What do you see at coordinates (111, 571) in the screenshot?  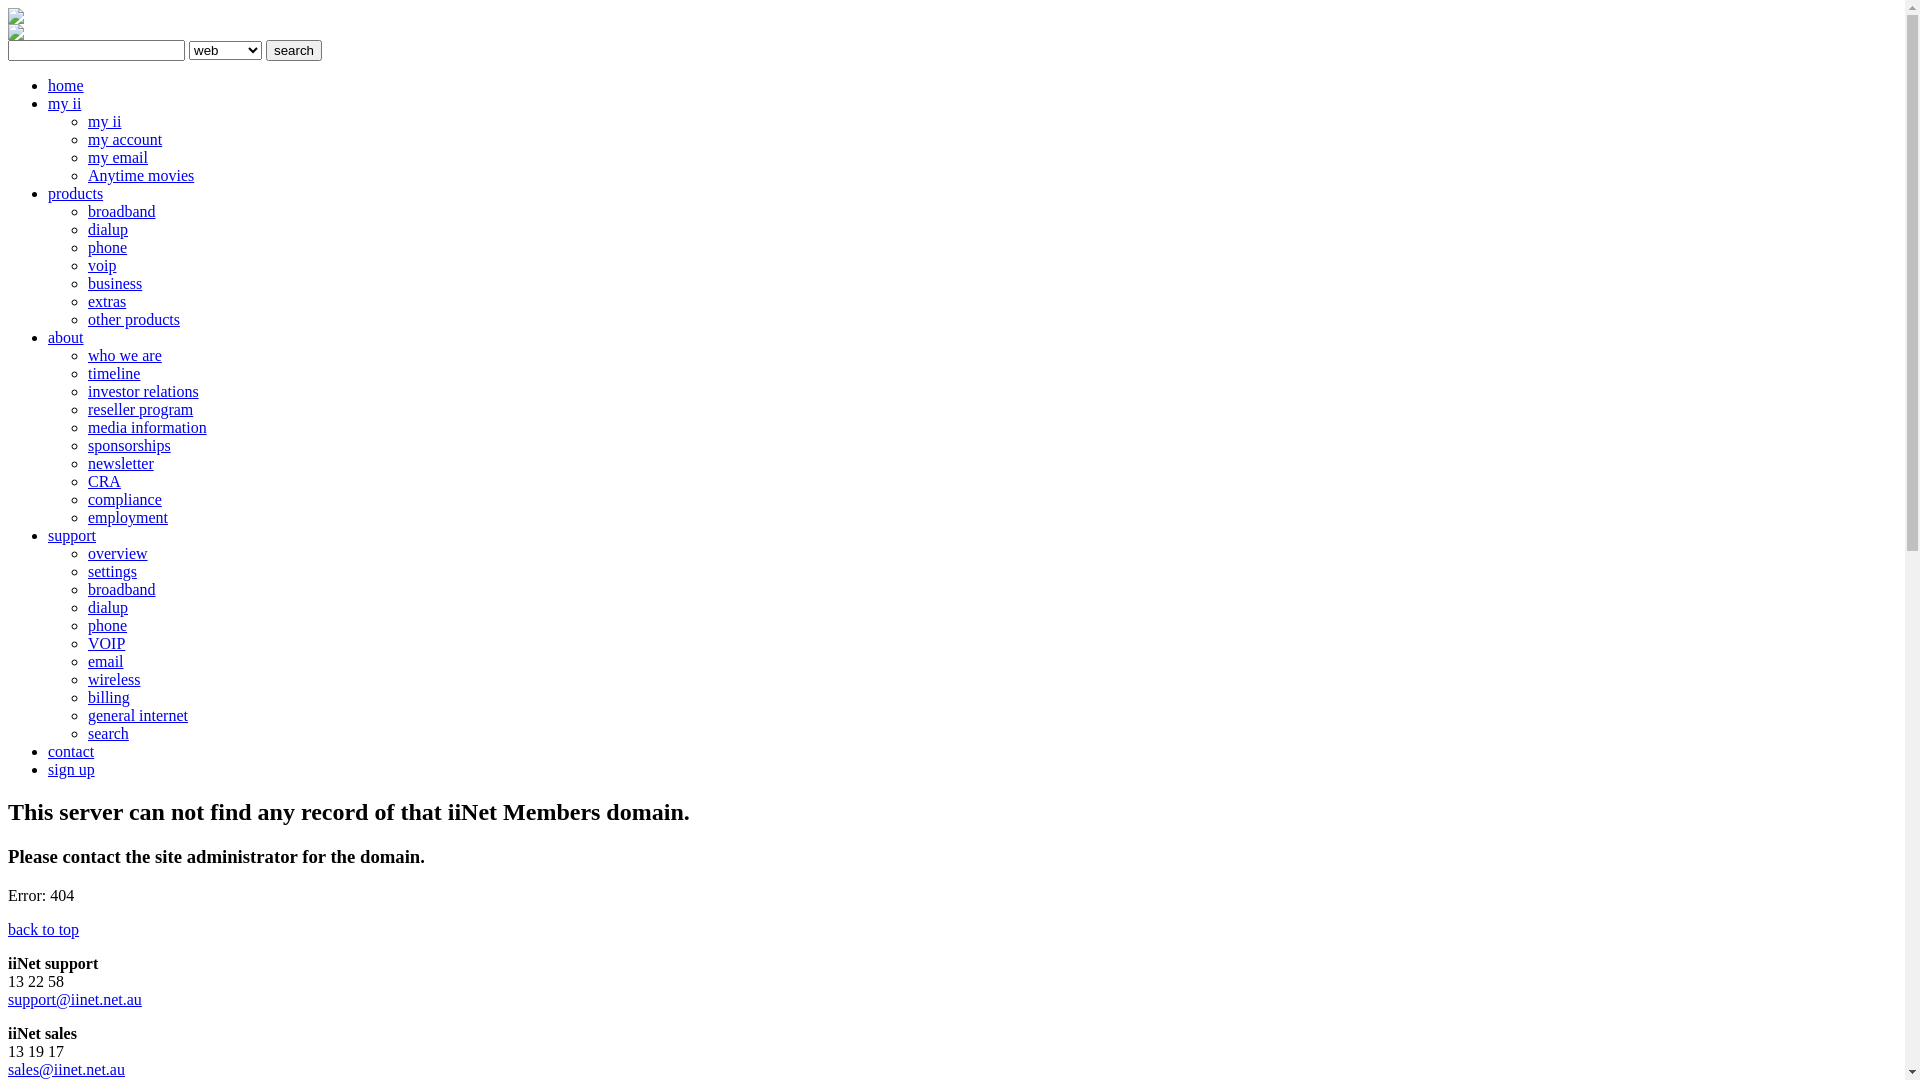 I see `'settings'` at bounding box center [111, 571].